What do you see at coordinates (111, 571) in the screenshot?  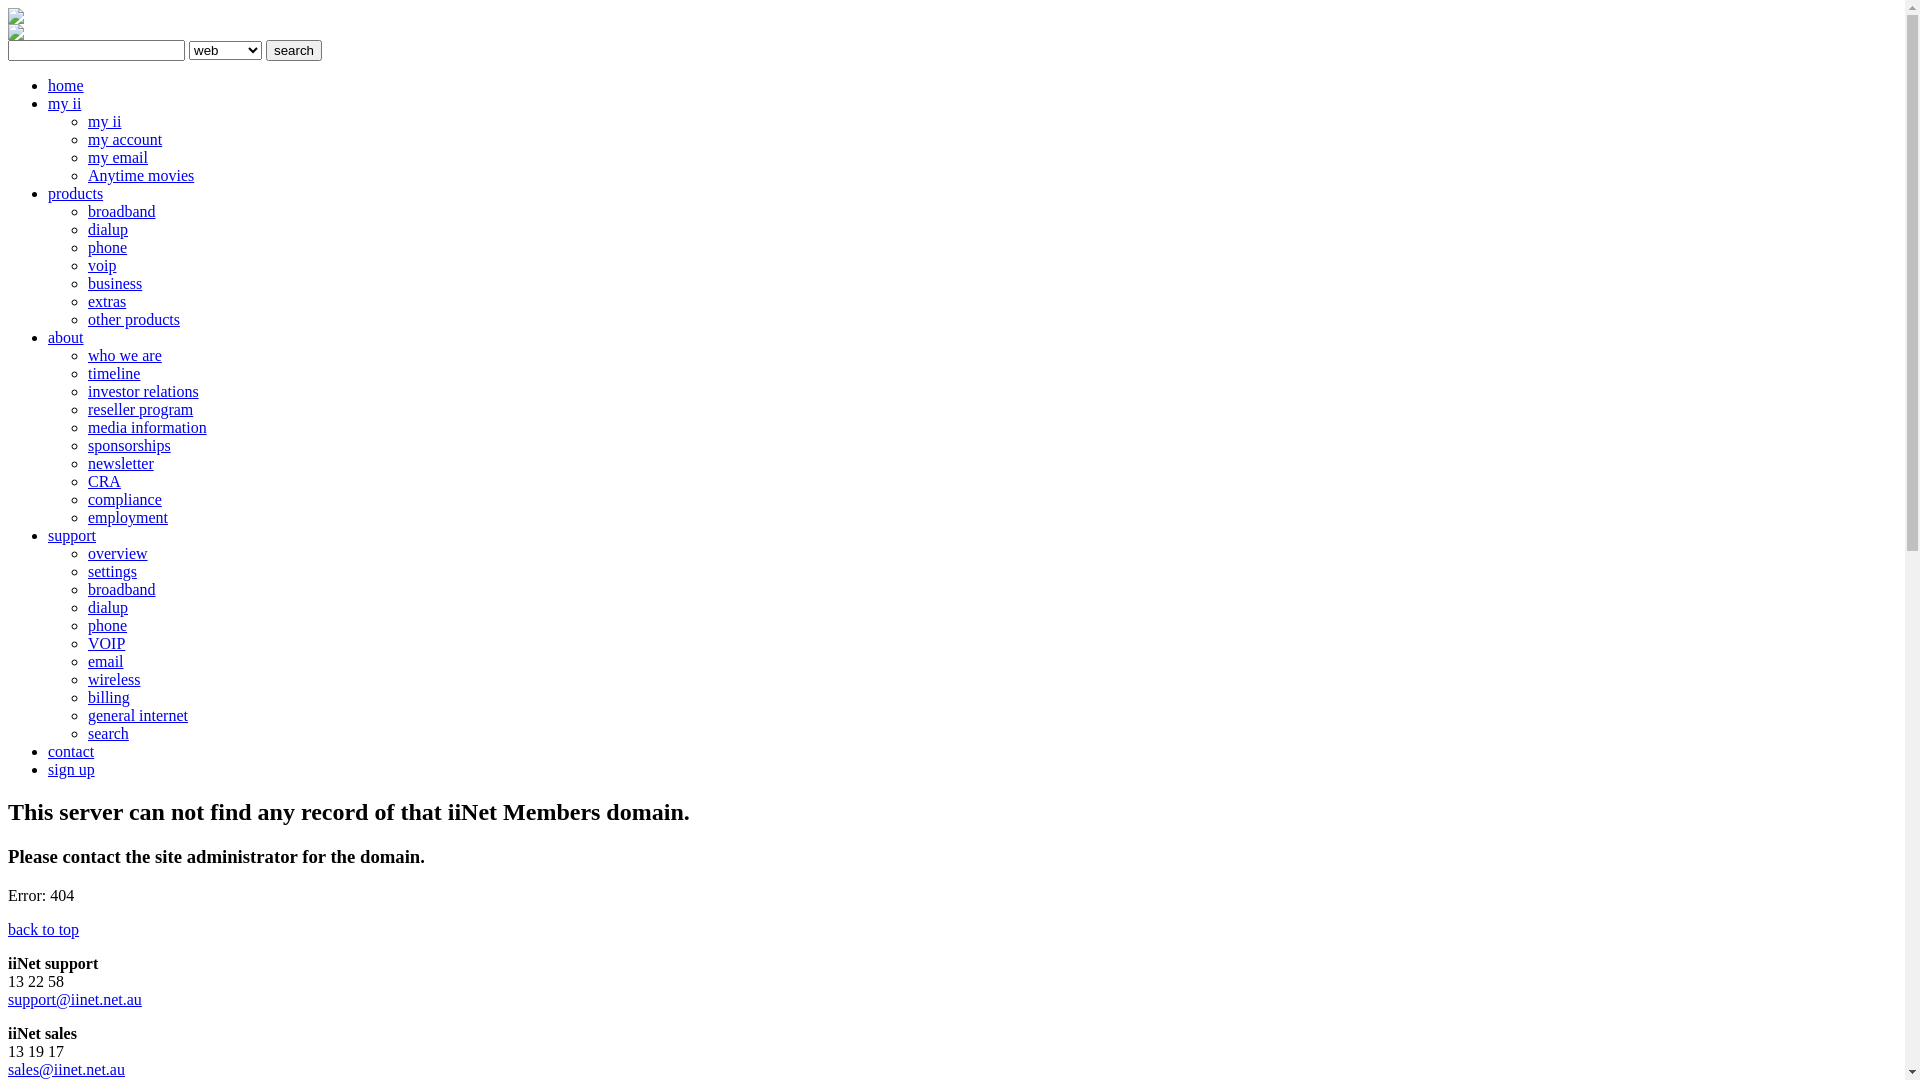 I see `'settings'` at bounding box center [111, 571].